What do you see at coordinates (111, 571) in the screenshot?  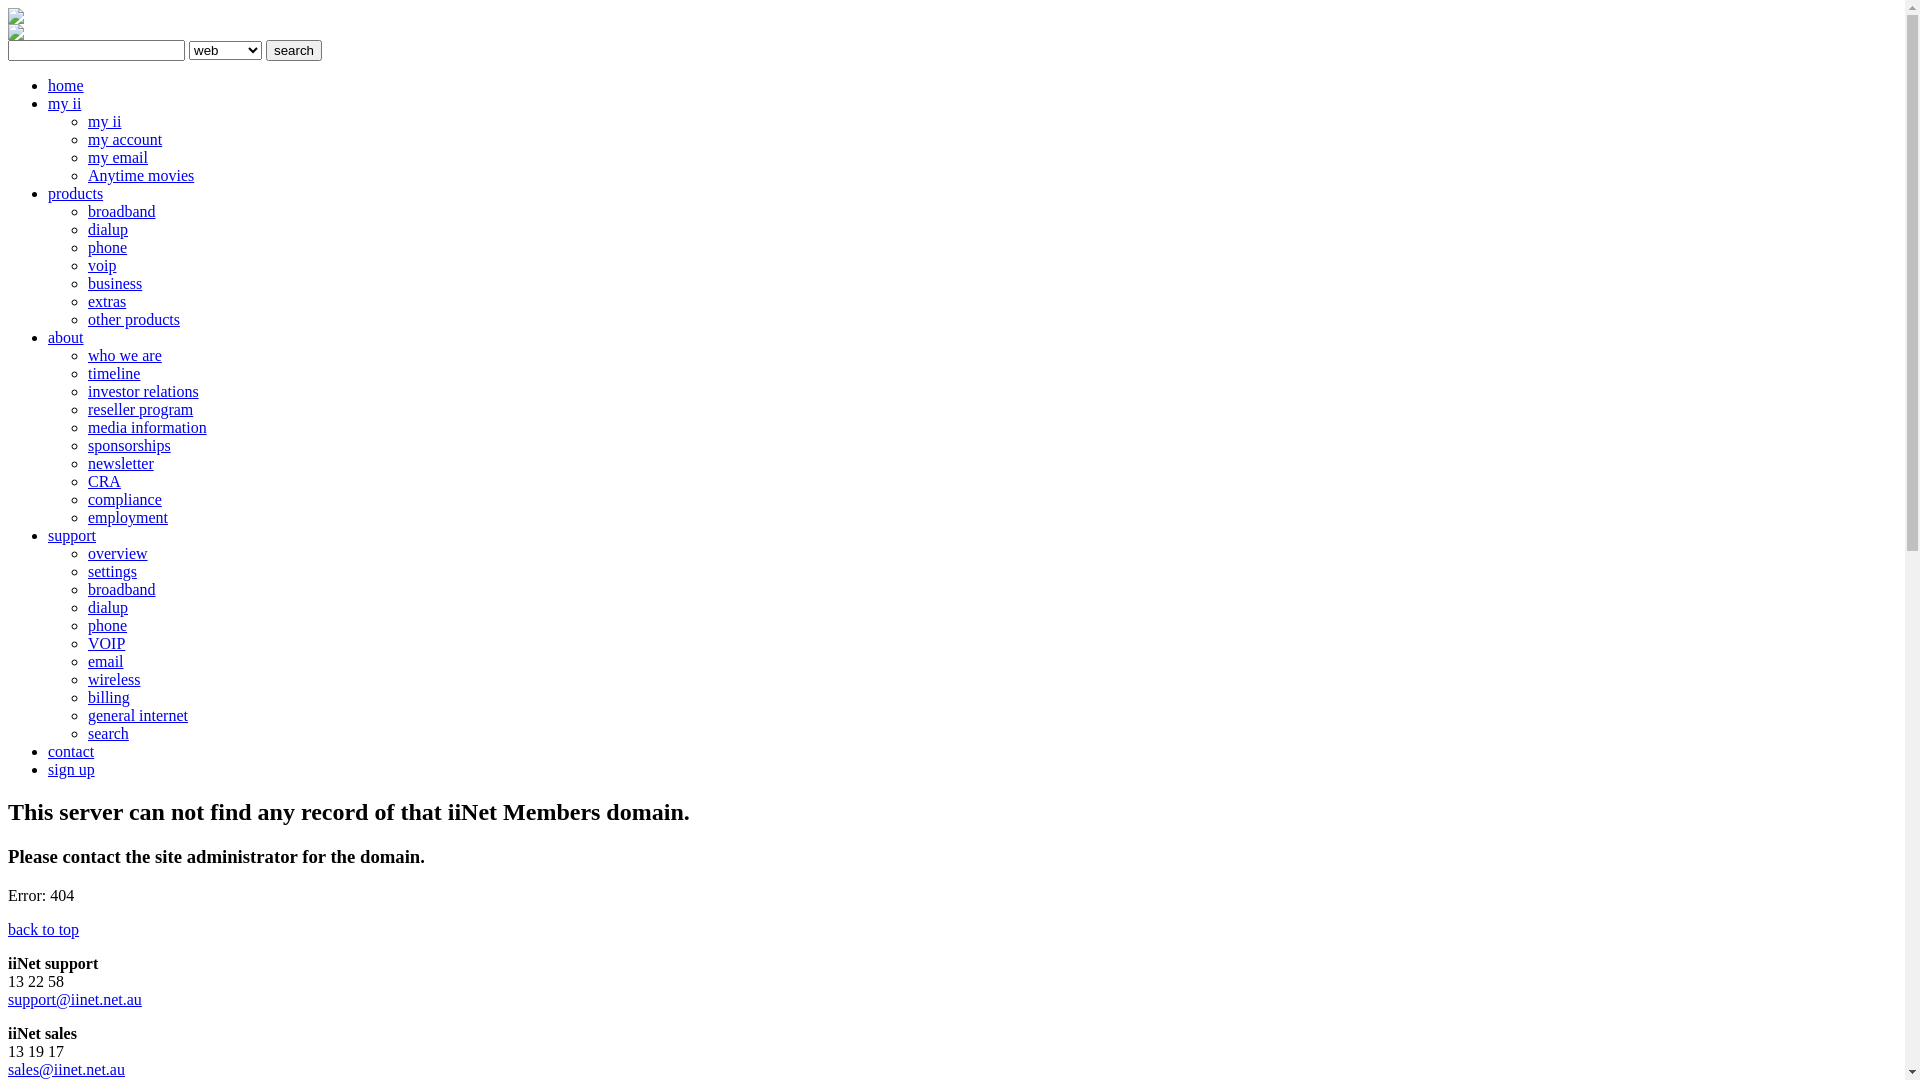 I see `'settings'` at bounding box center [111, 571].